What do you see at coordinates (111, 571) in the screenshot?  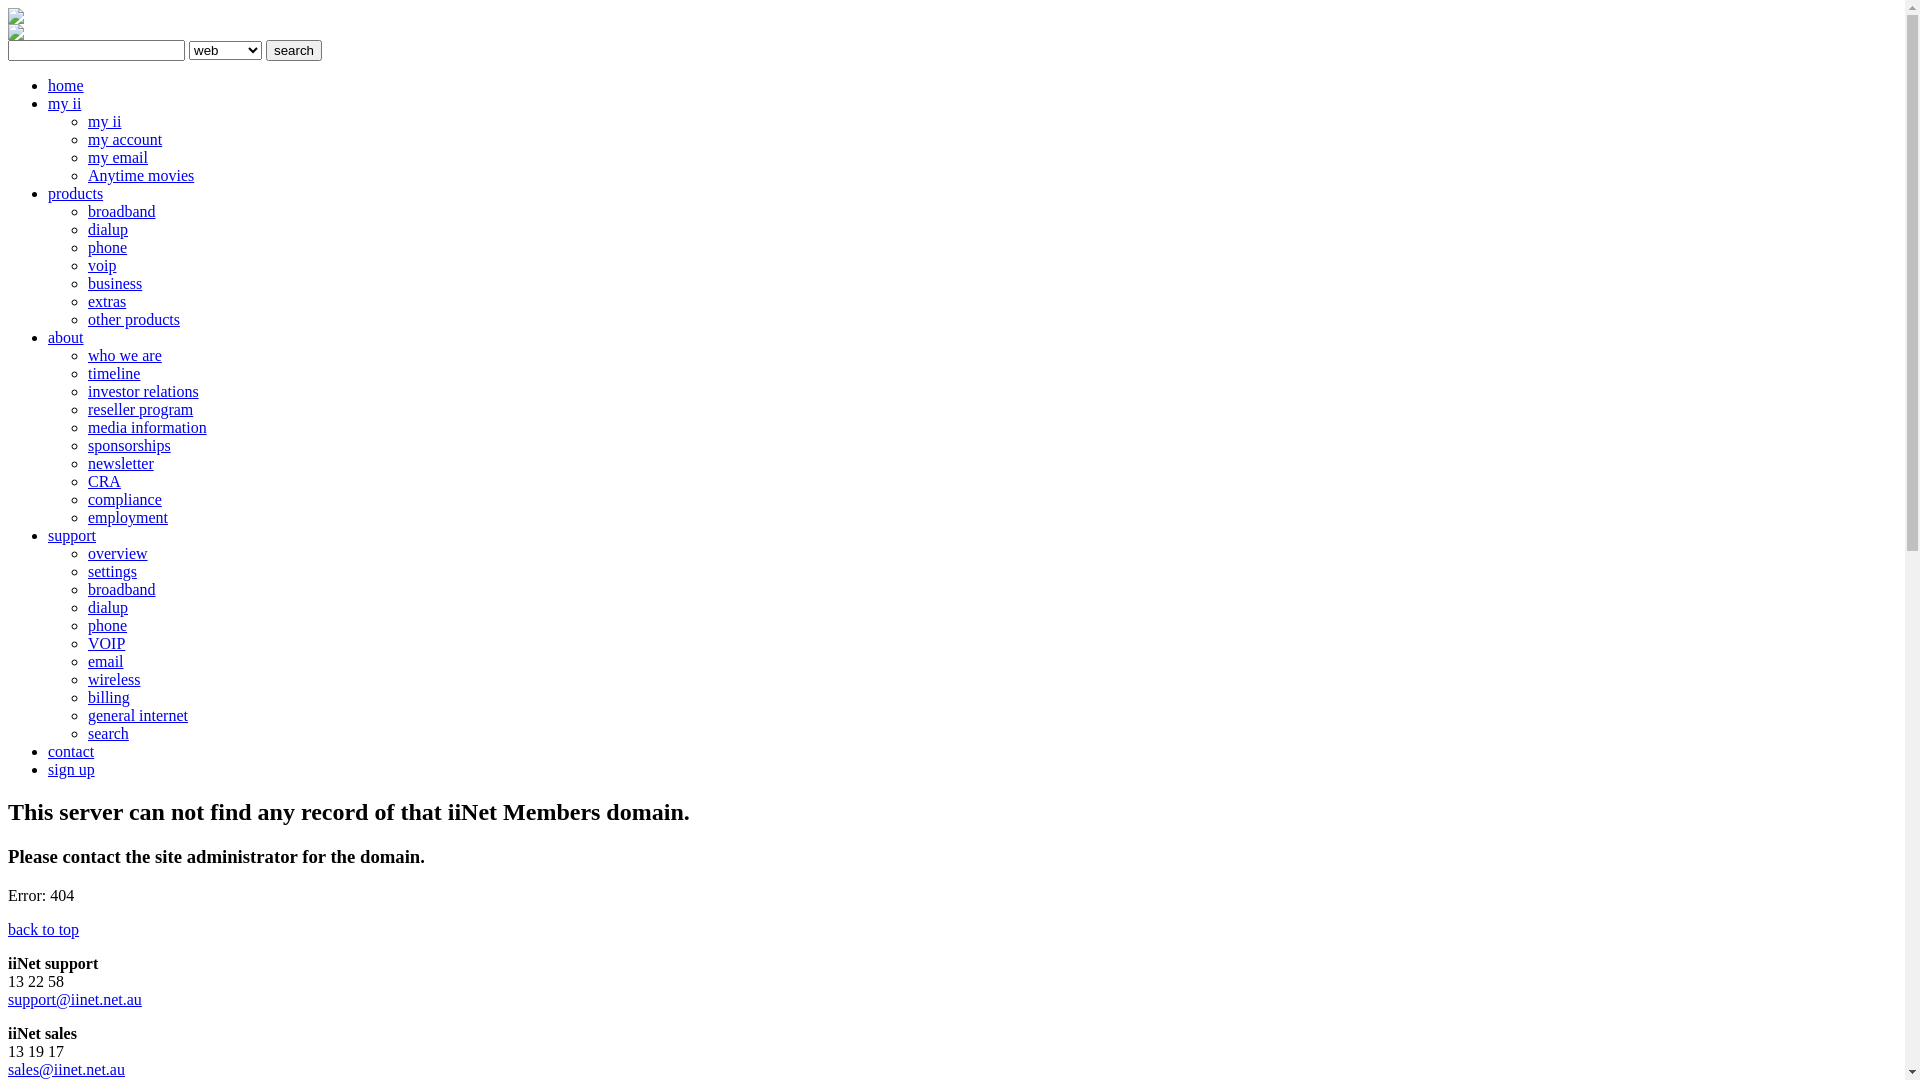 I see `'settings'` at bounding box center [111, 571].